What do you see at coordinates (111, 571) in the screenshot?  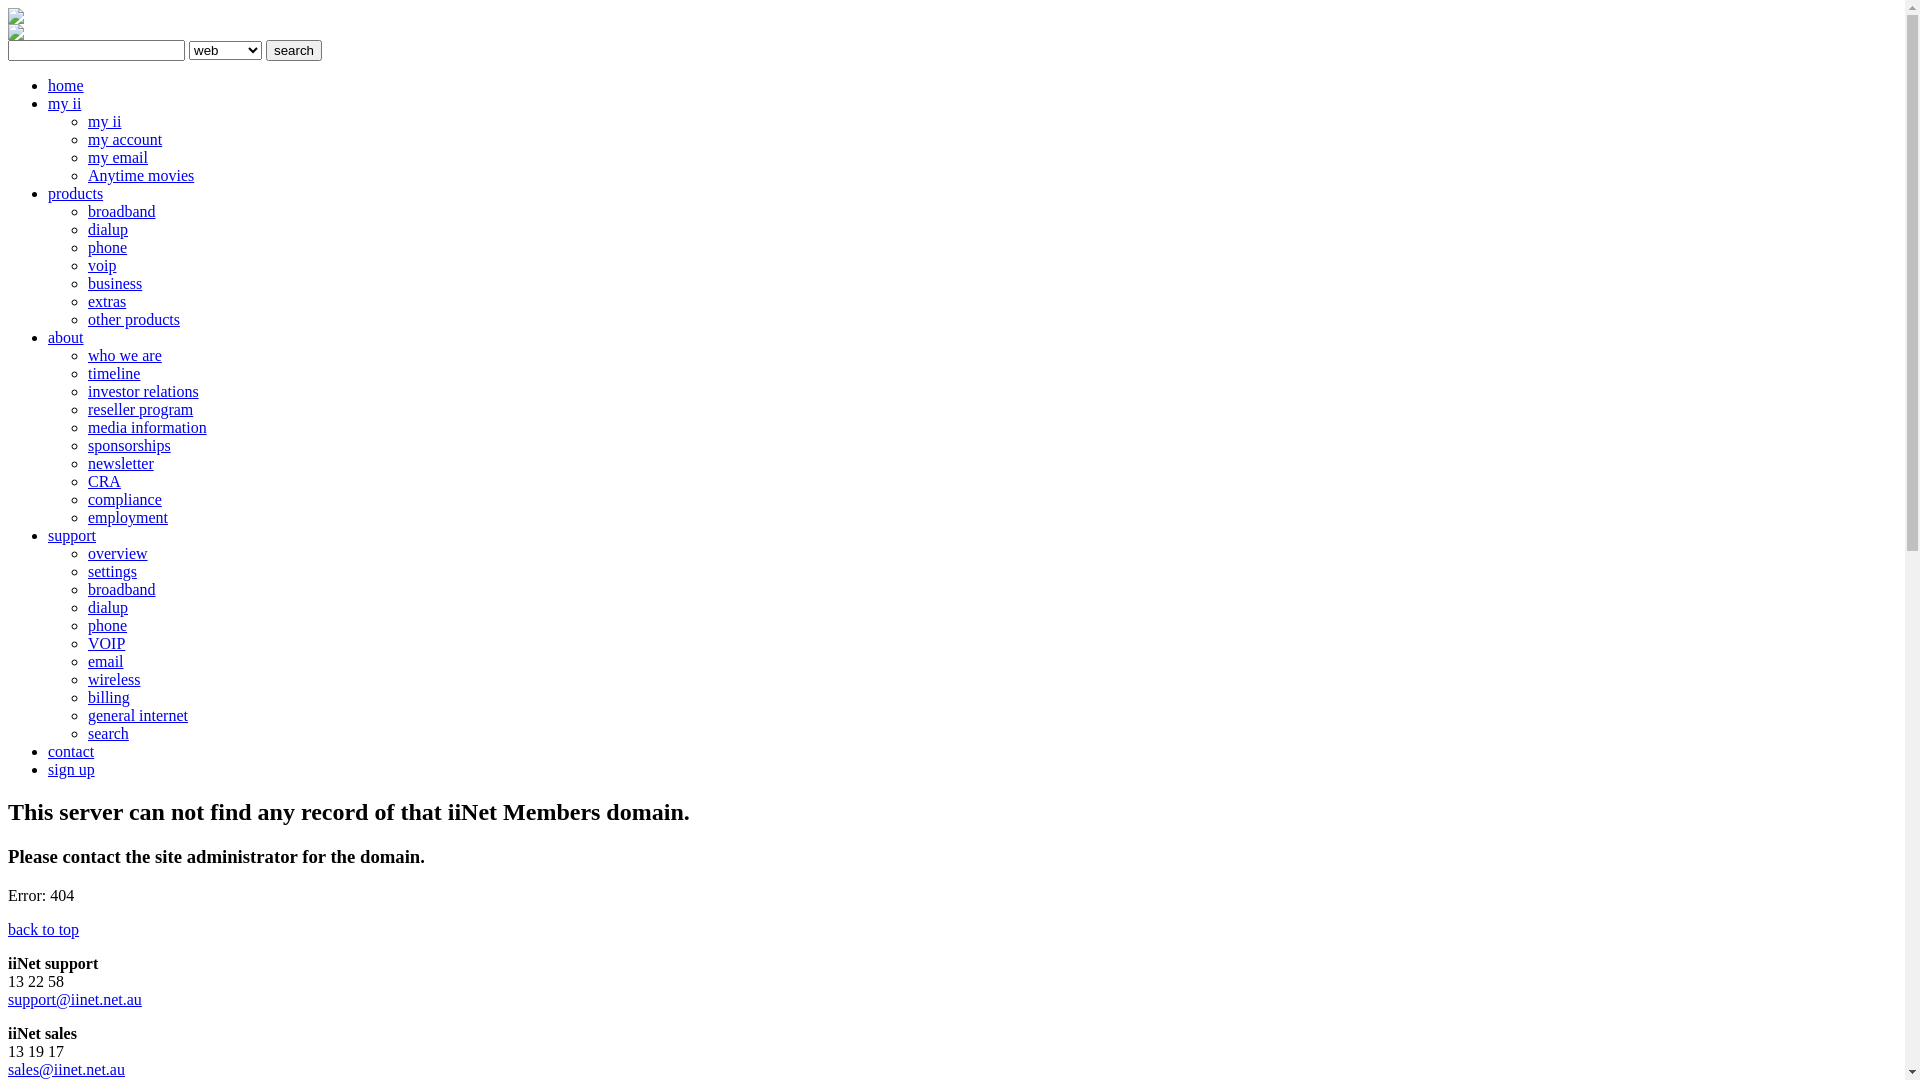 I see `'settings'` at bounding box center [111, 571].